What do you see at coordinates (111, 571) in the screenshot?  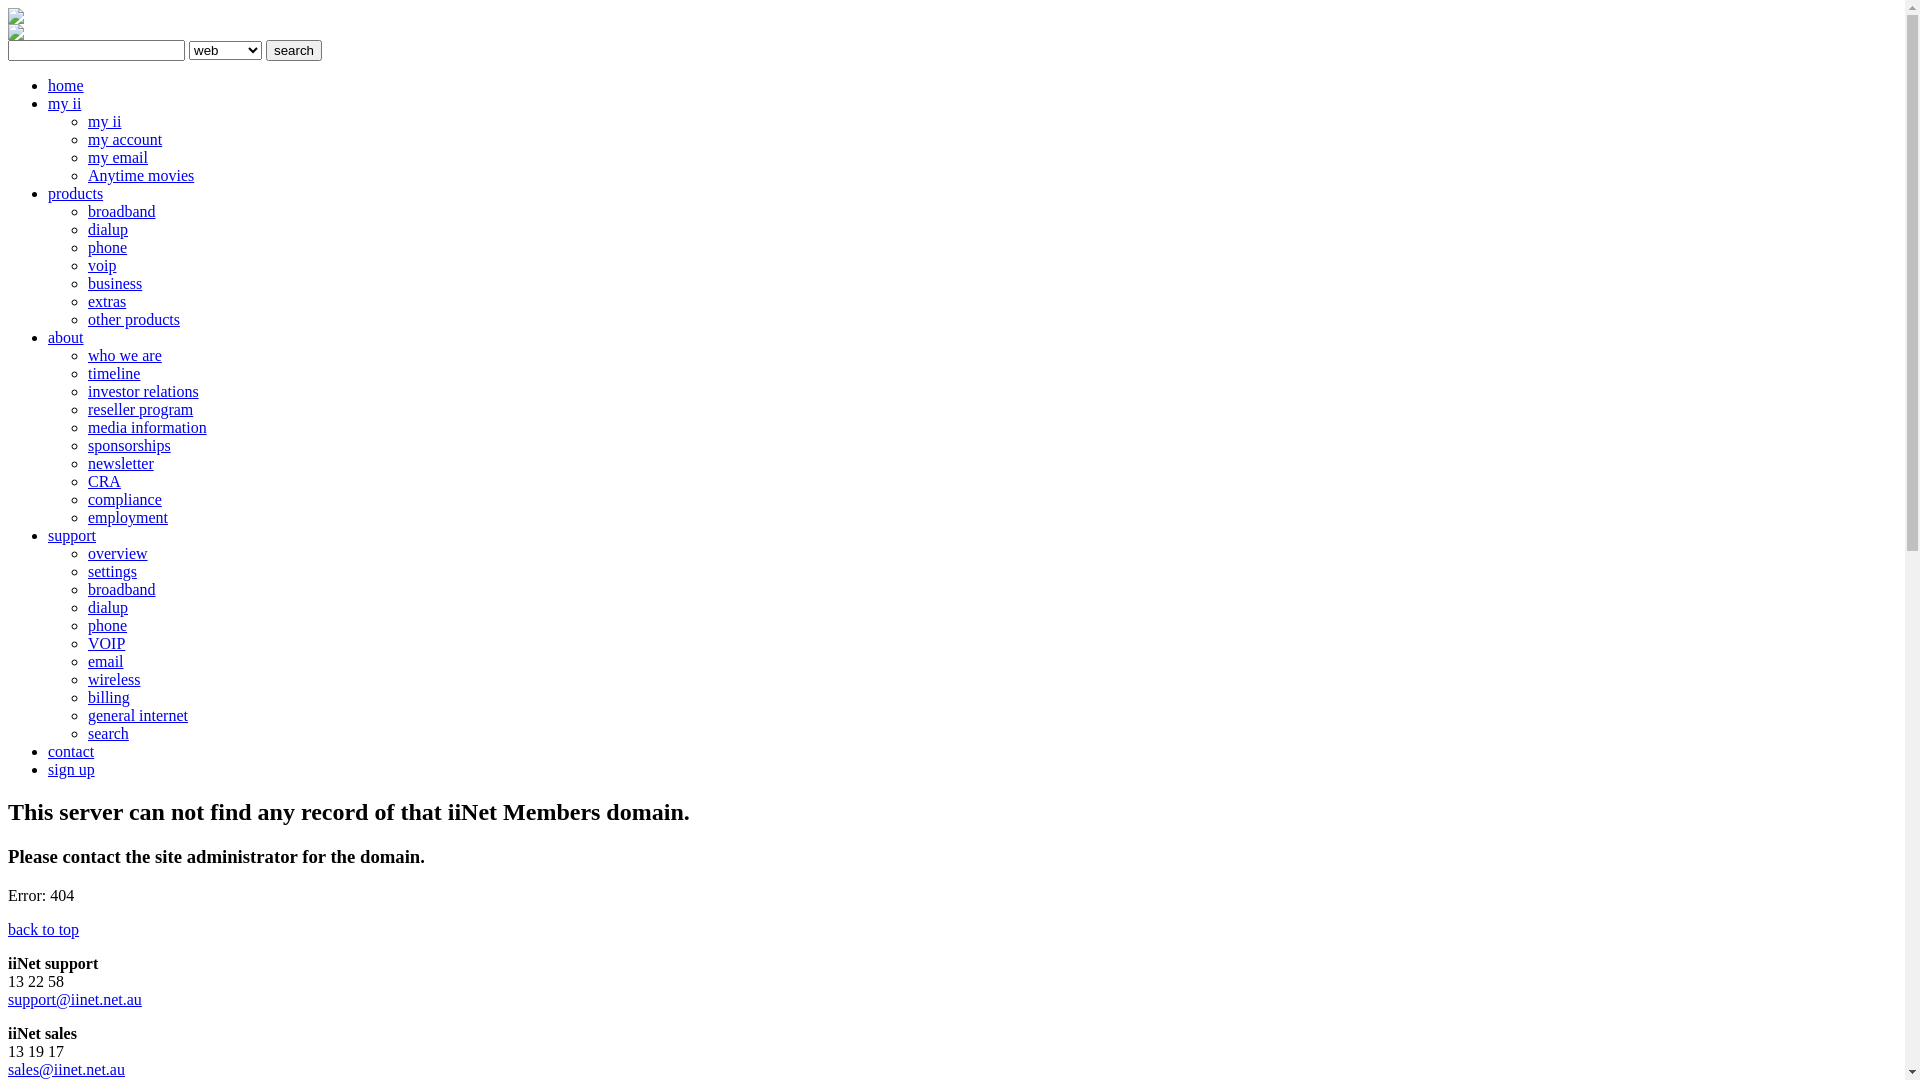 I see `'settings'` at bounding box center [111, 571].